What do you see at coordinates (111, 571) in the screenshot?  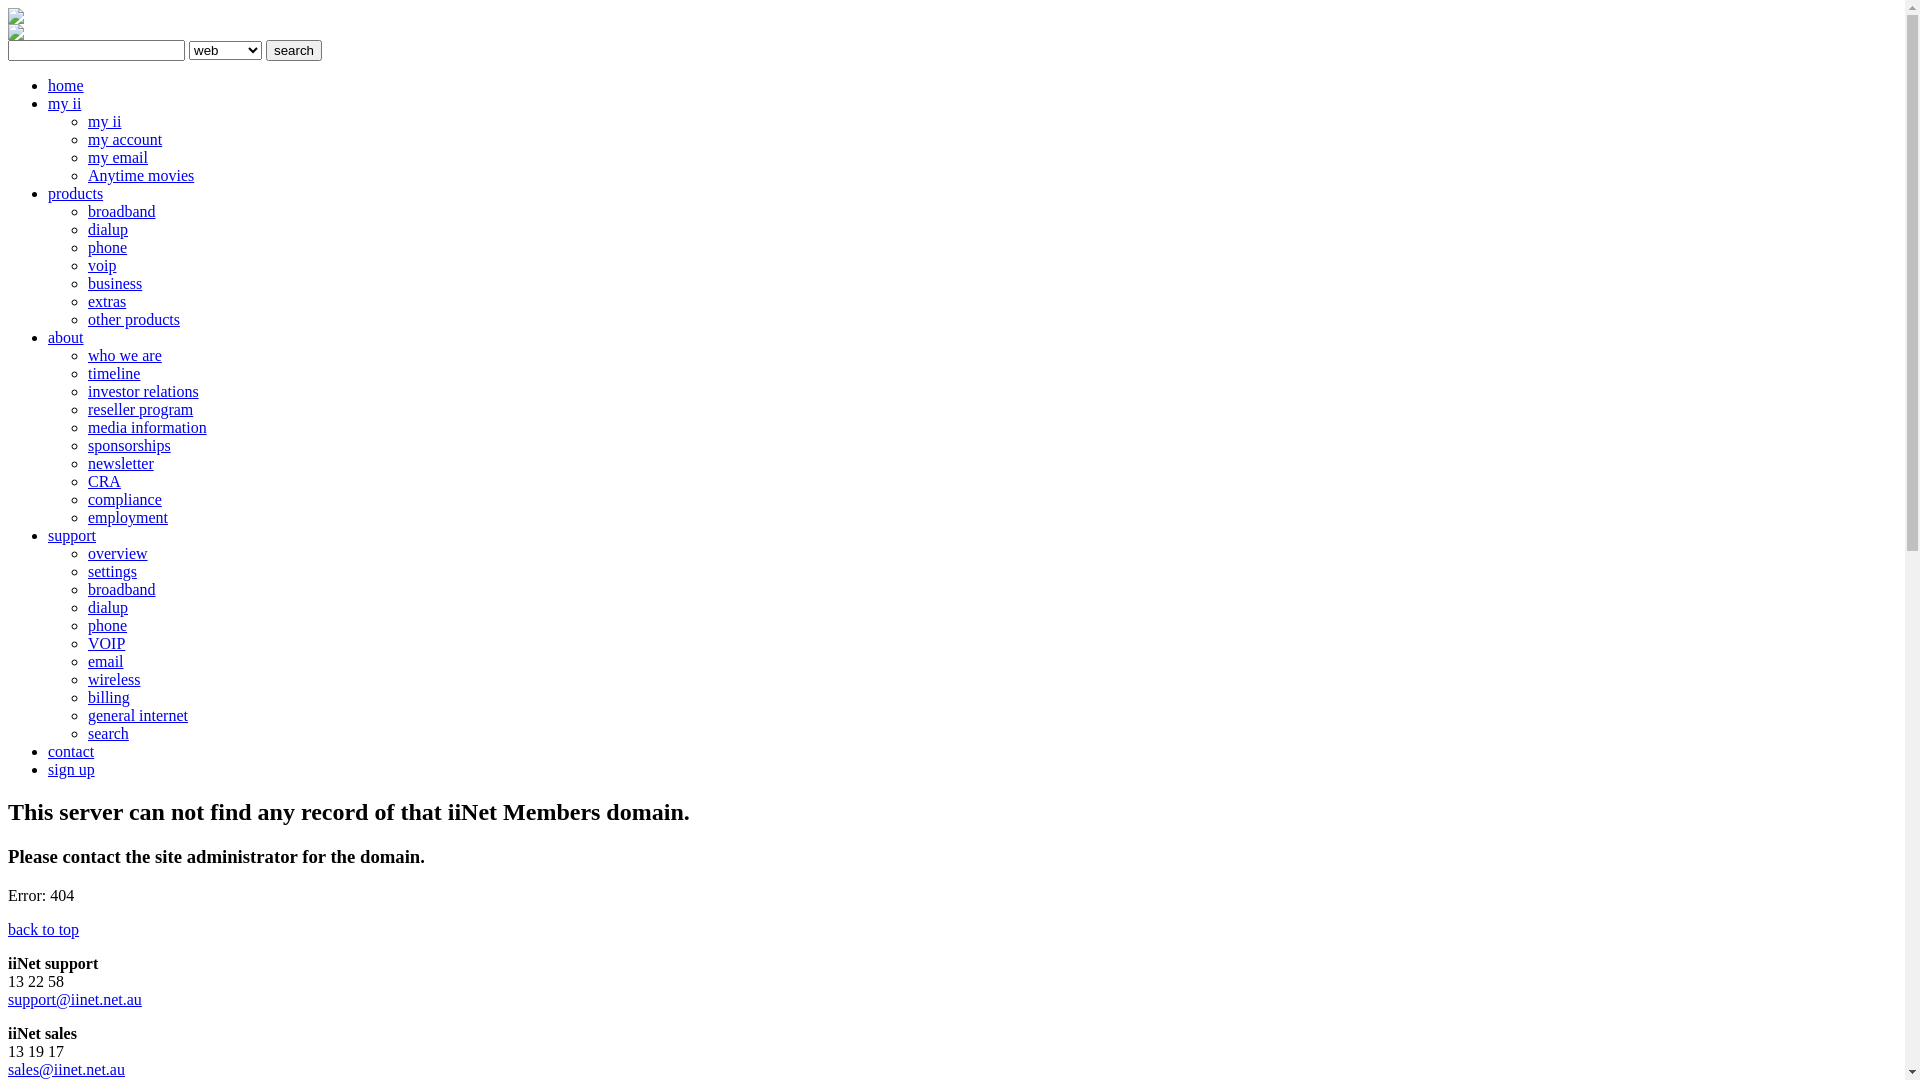 I see `'settings'` at bounding box center [111, 571].